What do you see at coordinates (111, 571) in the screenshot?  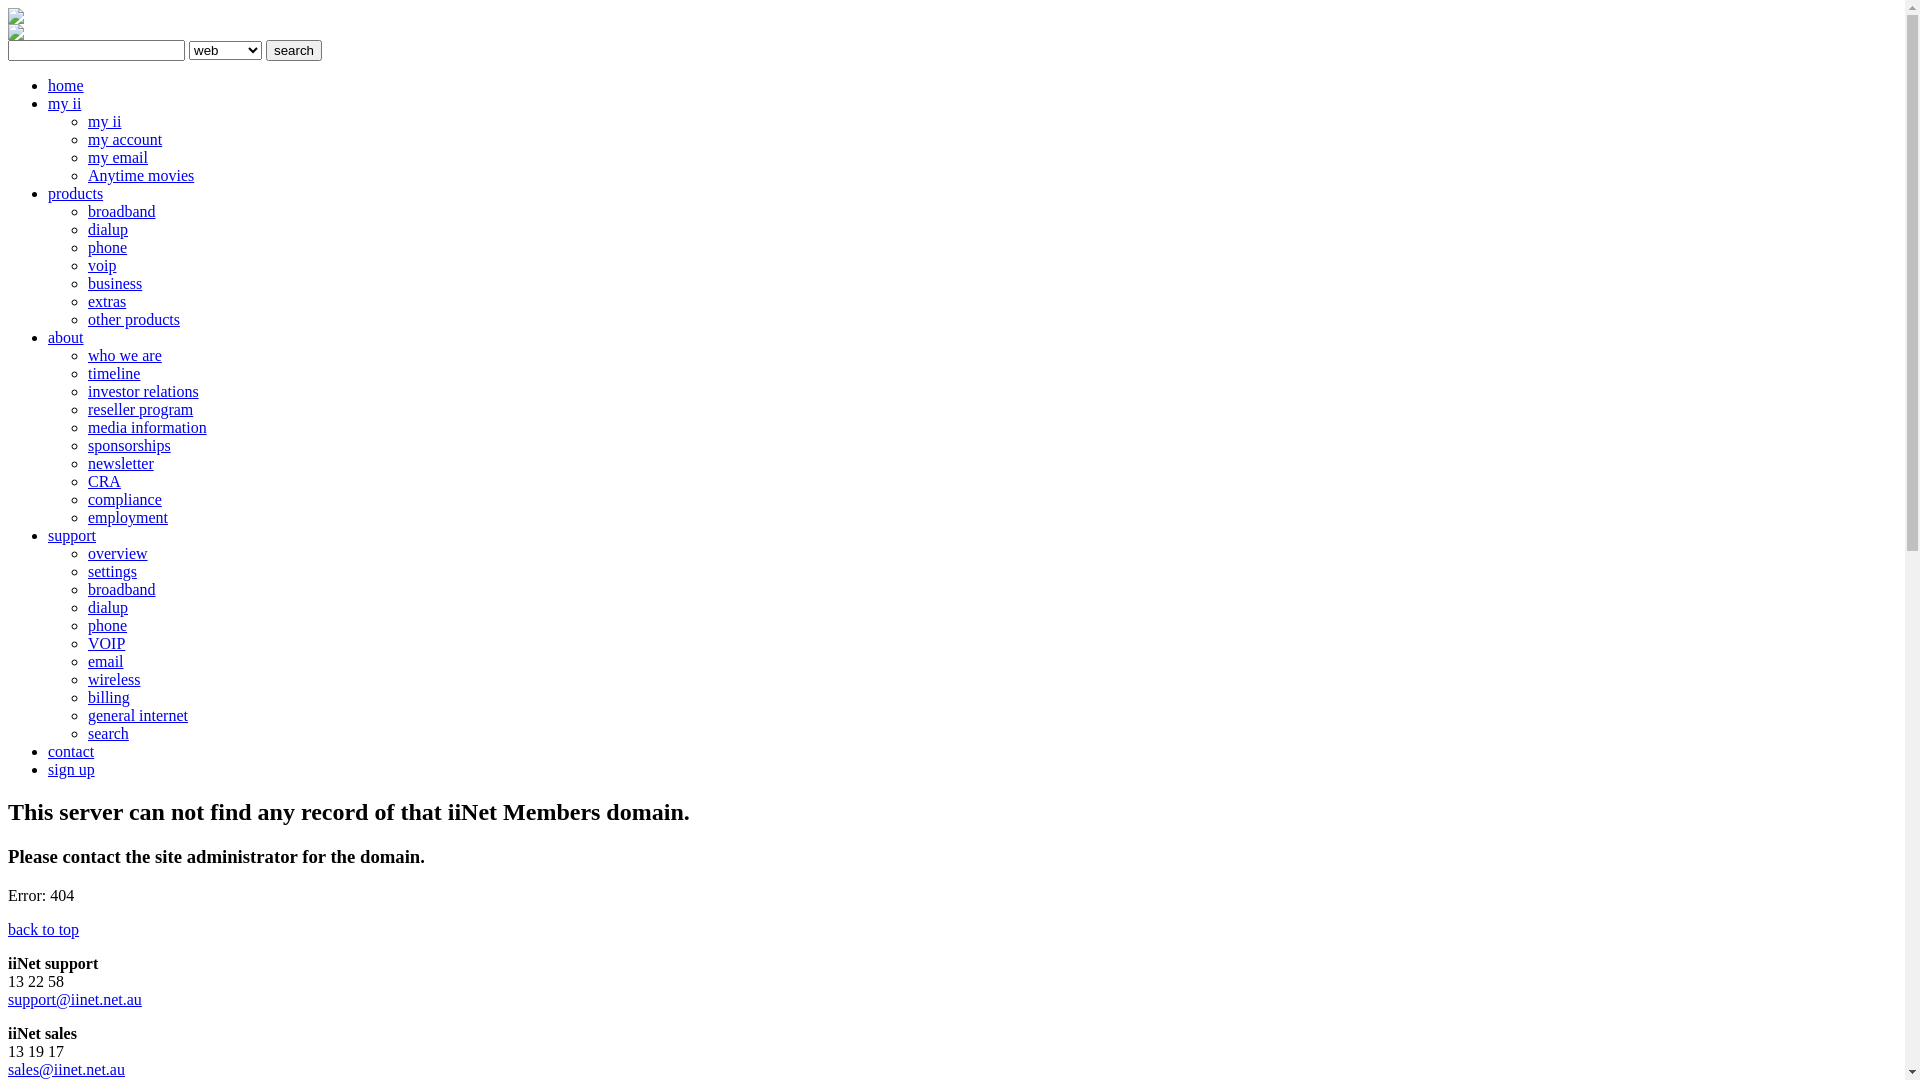 I see `'settings'` at bounding box center [111, 571].